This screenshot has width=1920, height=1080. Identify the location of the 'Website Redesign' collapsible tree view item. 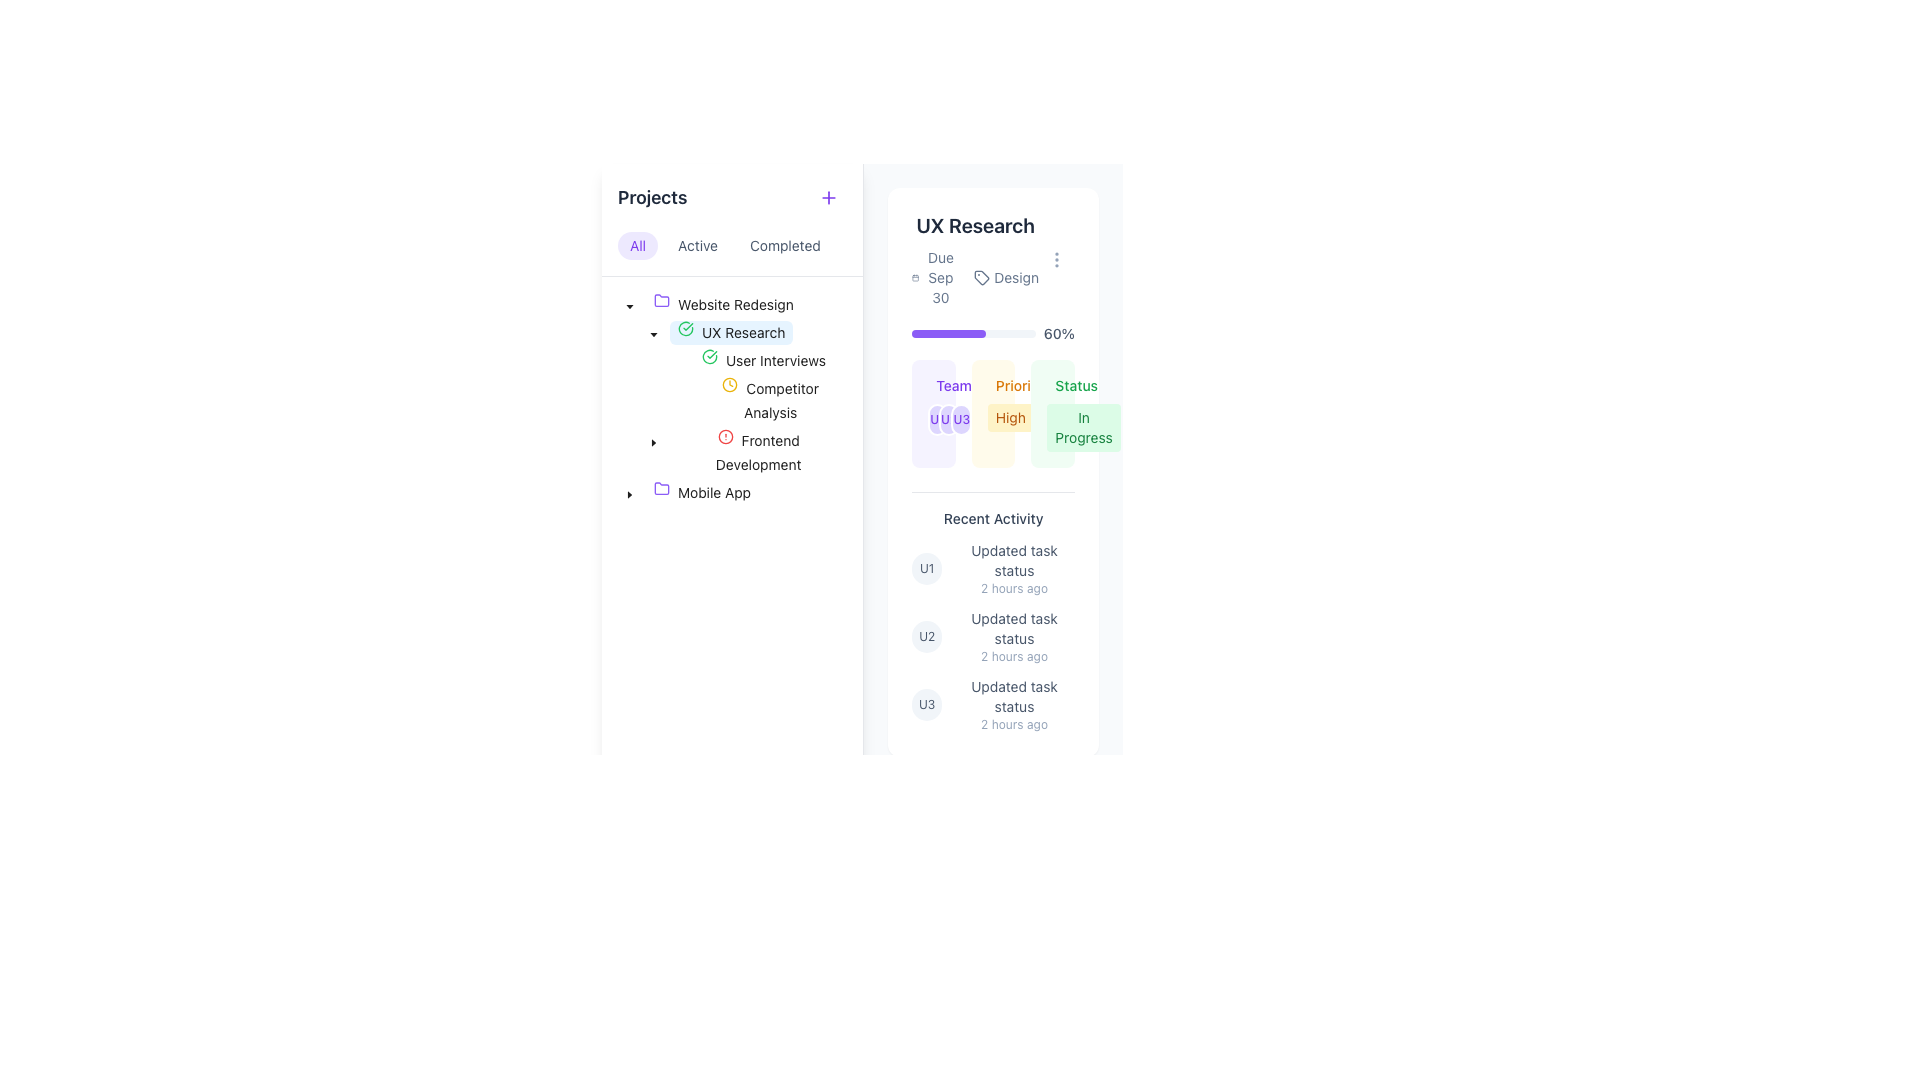
(709, 304).